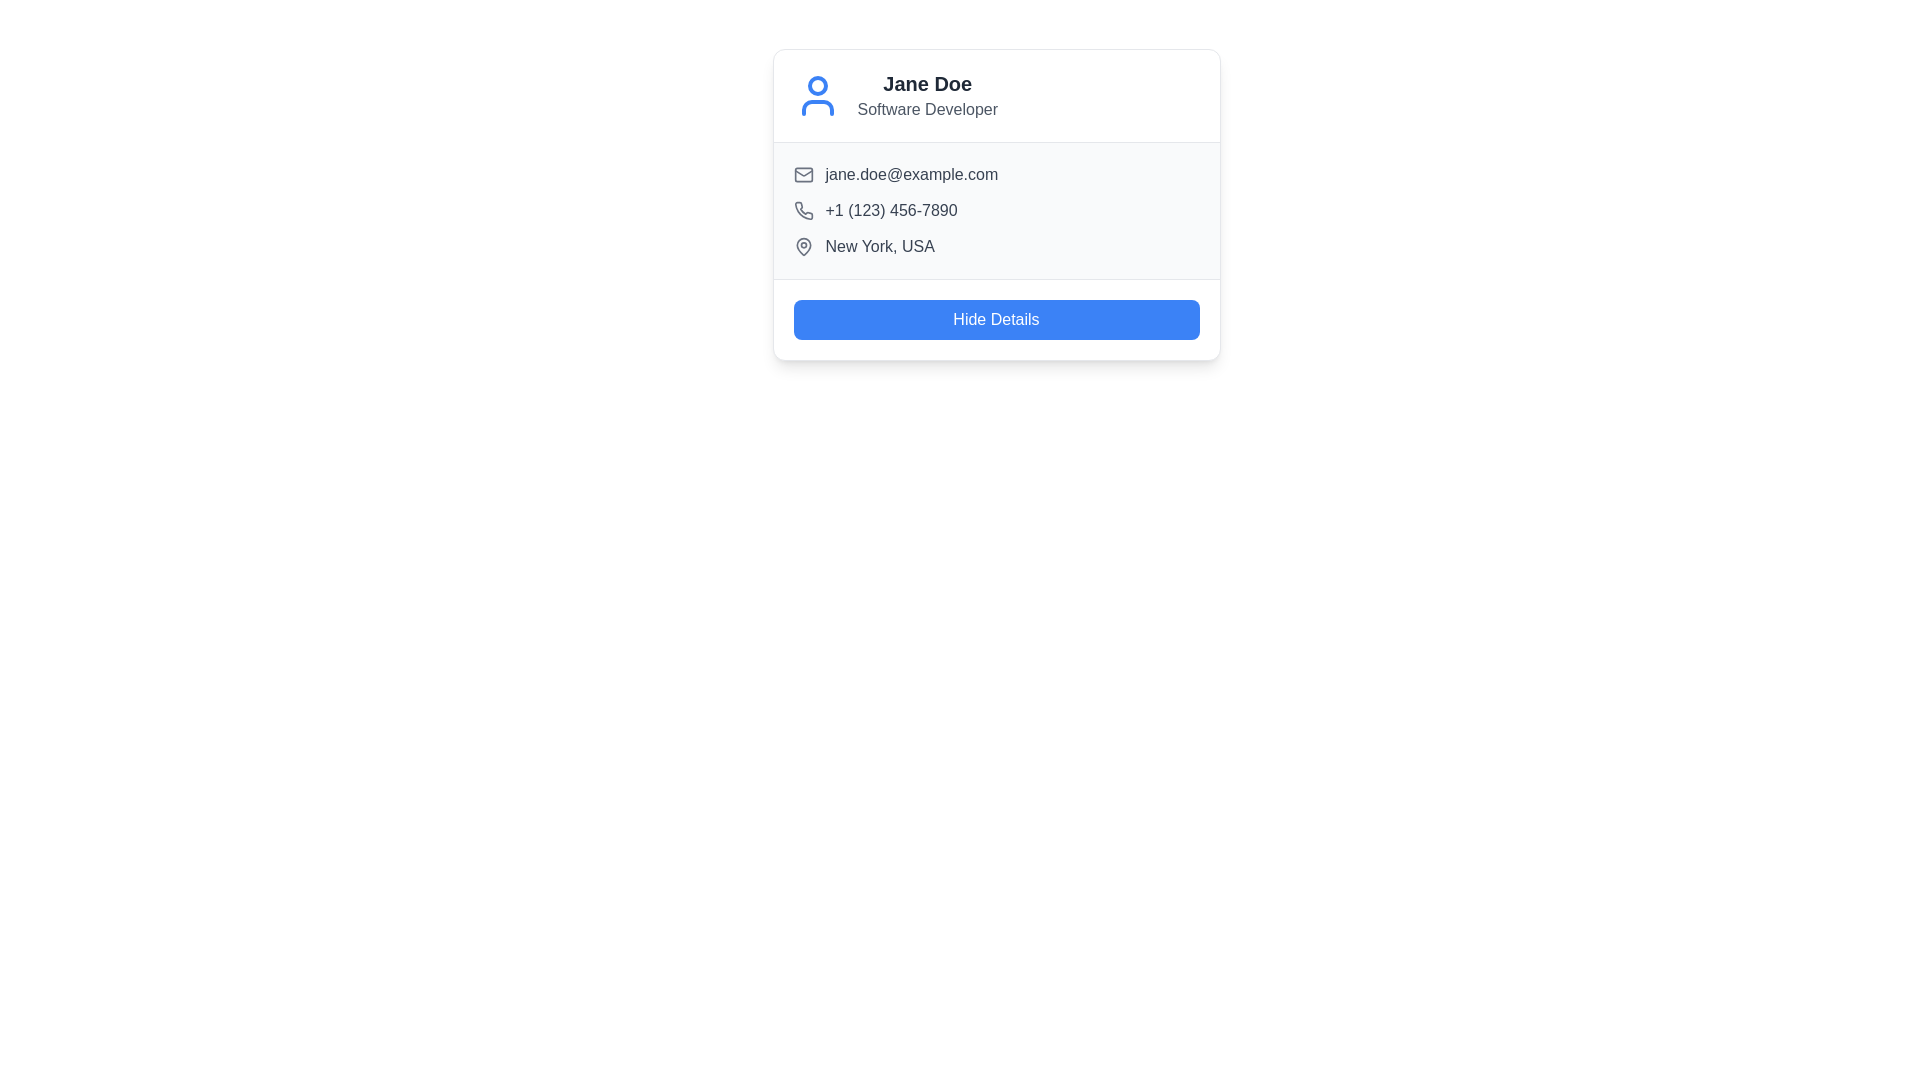 This screenshot has width=1920, height=1080. I want to click on the phone icon element, which visually represents contact information and is located to the left of the phone number '+1 (123) 456-7890', so click(803, 211).